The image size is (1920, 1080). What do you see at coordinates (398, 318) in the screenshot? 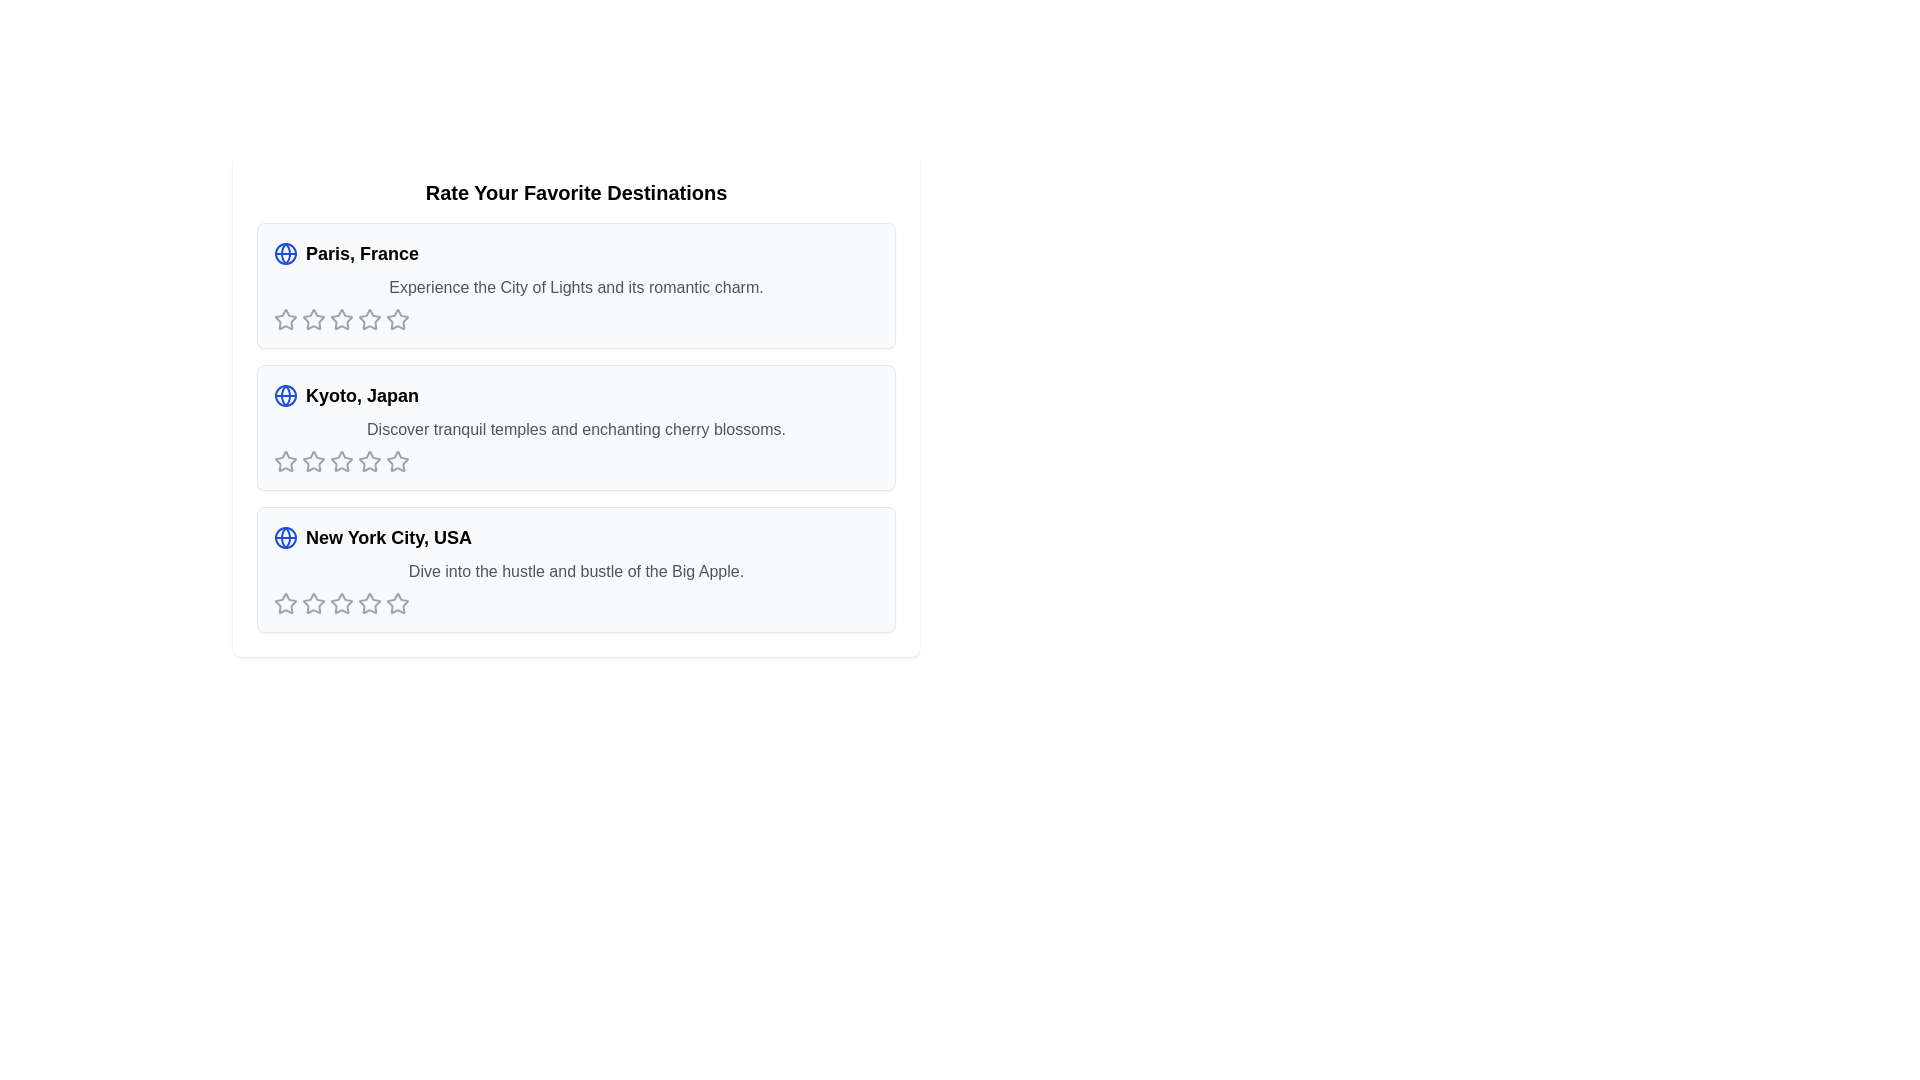
I see `the fourth gray outlined star icon` at bounding box center [398, 318].